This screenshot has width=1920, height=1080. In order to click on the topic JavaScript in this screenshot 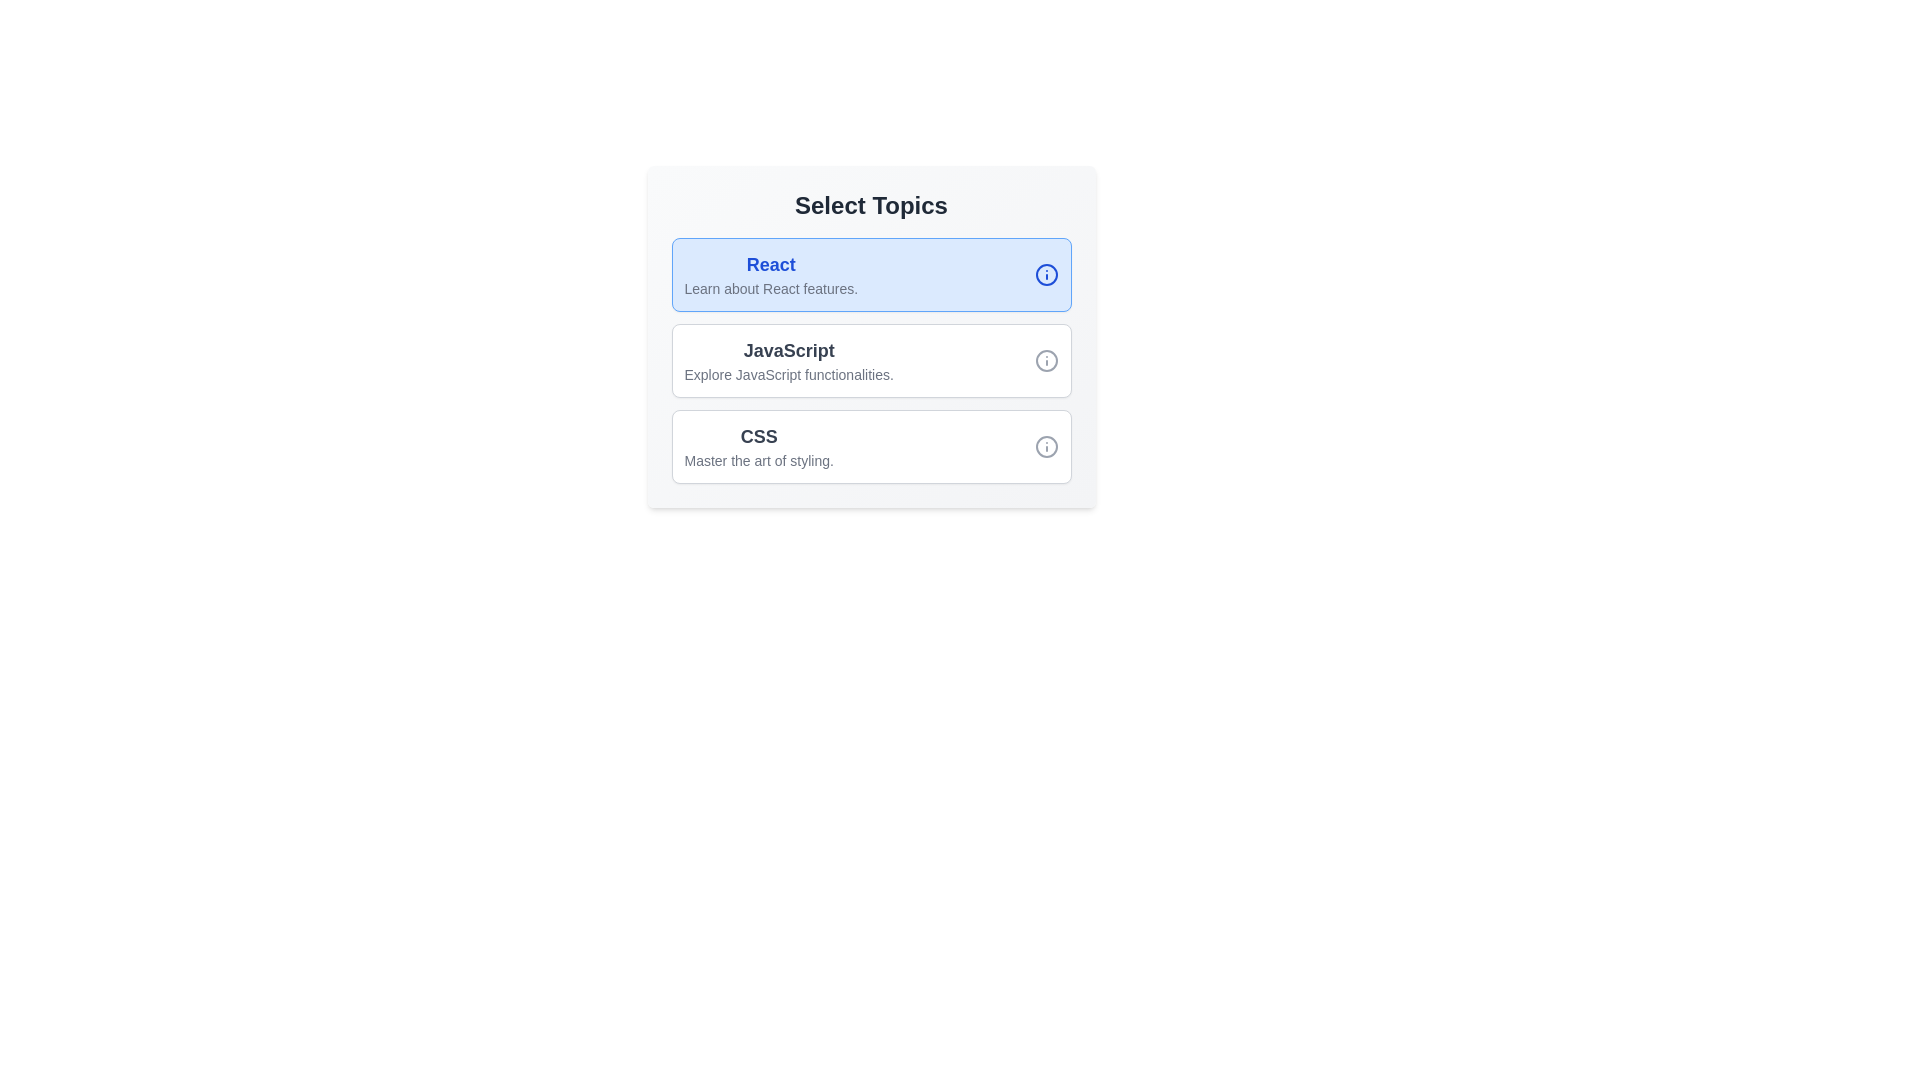, I will do `click(871, 361)`.